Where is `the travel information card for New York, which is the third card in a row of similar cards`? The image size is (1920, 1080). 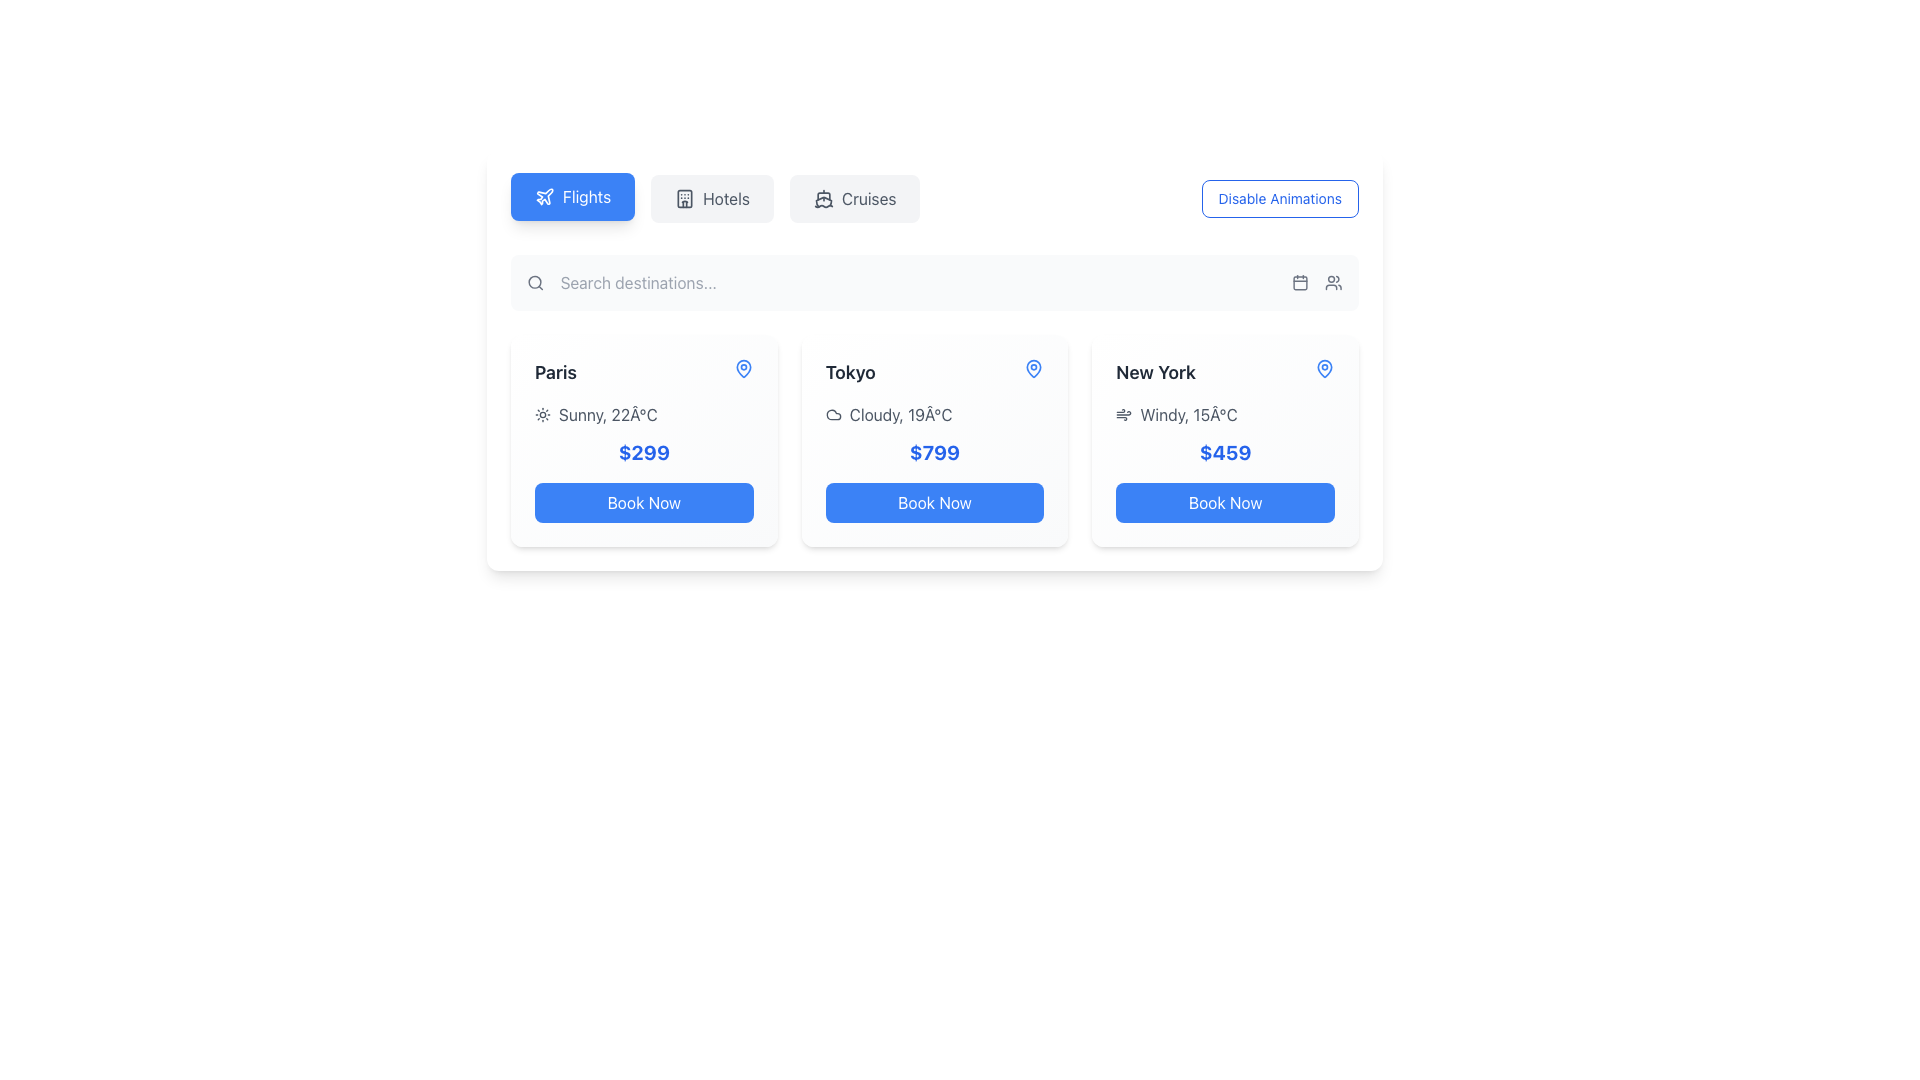
the travel information card for New York, which is the third card in a row of similar cards is located at coordinates (1224, 439).